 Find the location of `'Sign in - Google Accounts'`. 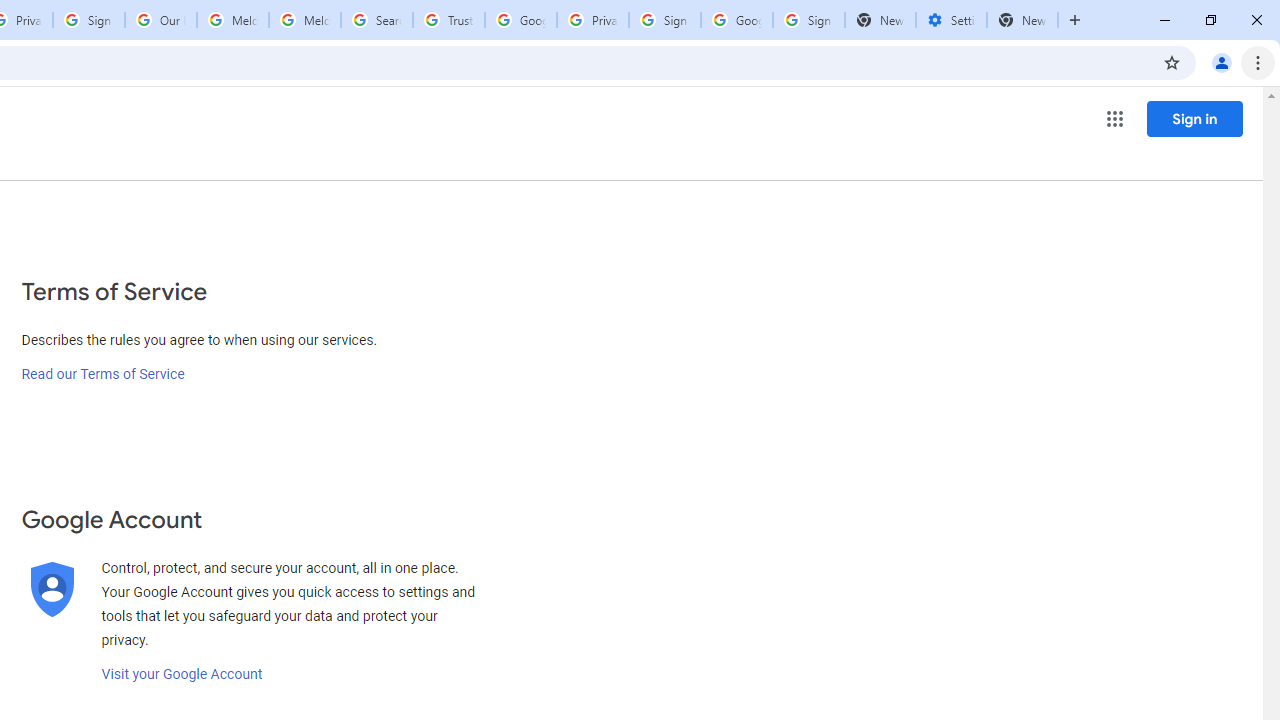

'Sign in - Google Accounts' is located at coordinates (664, 20).